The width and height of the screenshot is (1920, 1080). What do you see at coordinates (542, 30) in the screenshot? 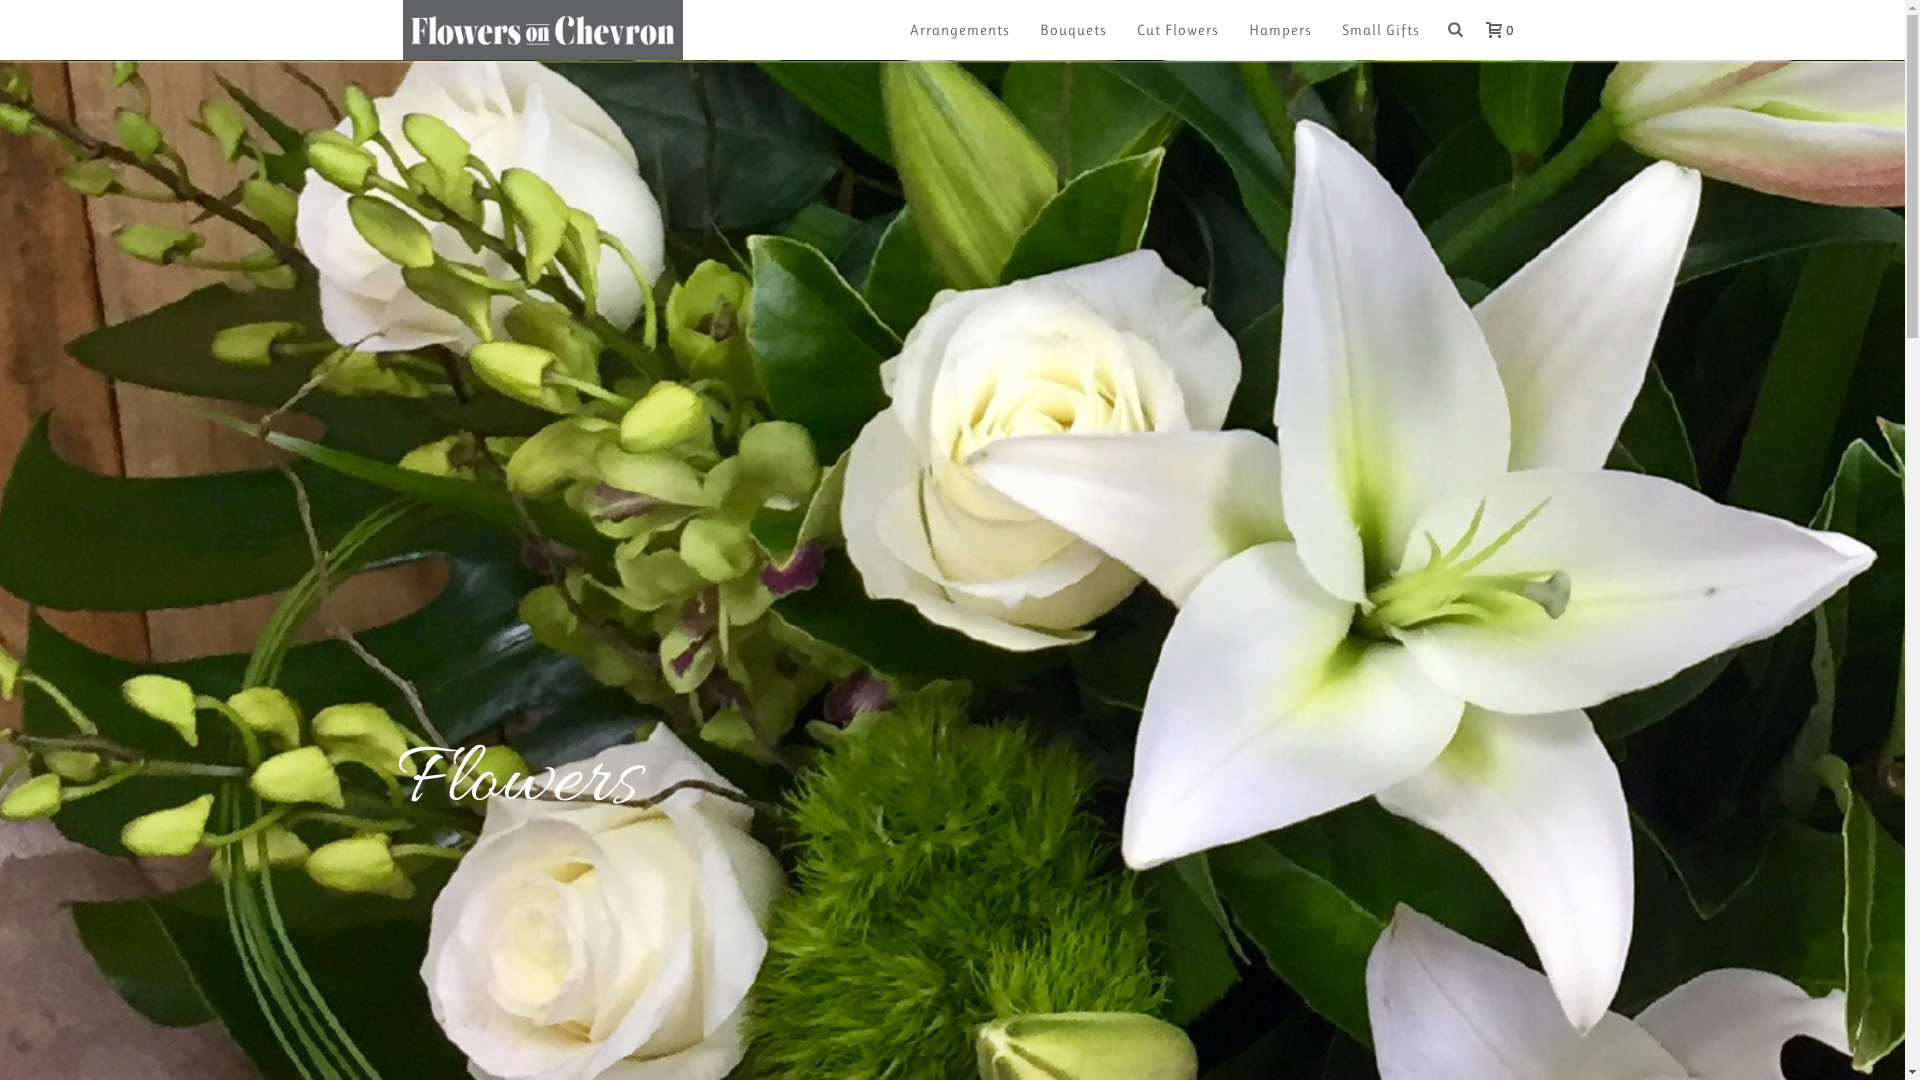
I see `'Flowers on Chevron Island on the Gold Coast'` at bounding box center [542, 30].